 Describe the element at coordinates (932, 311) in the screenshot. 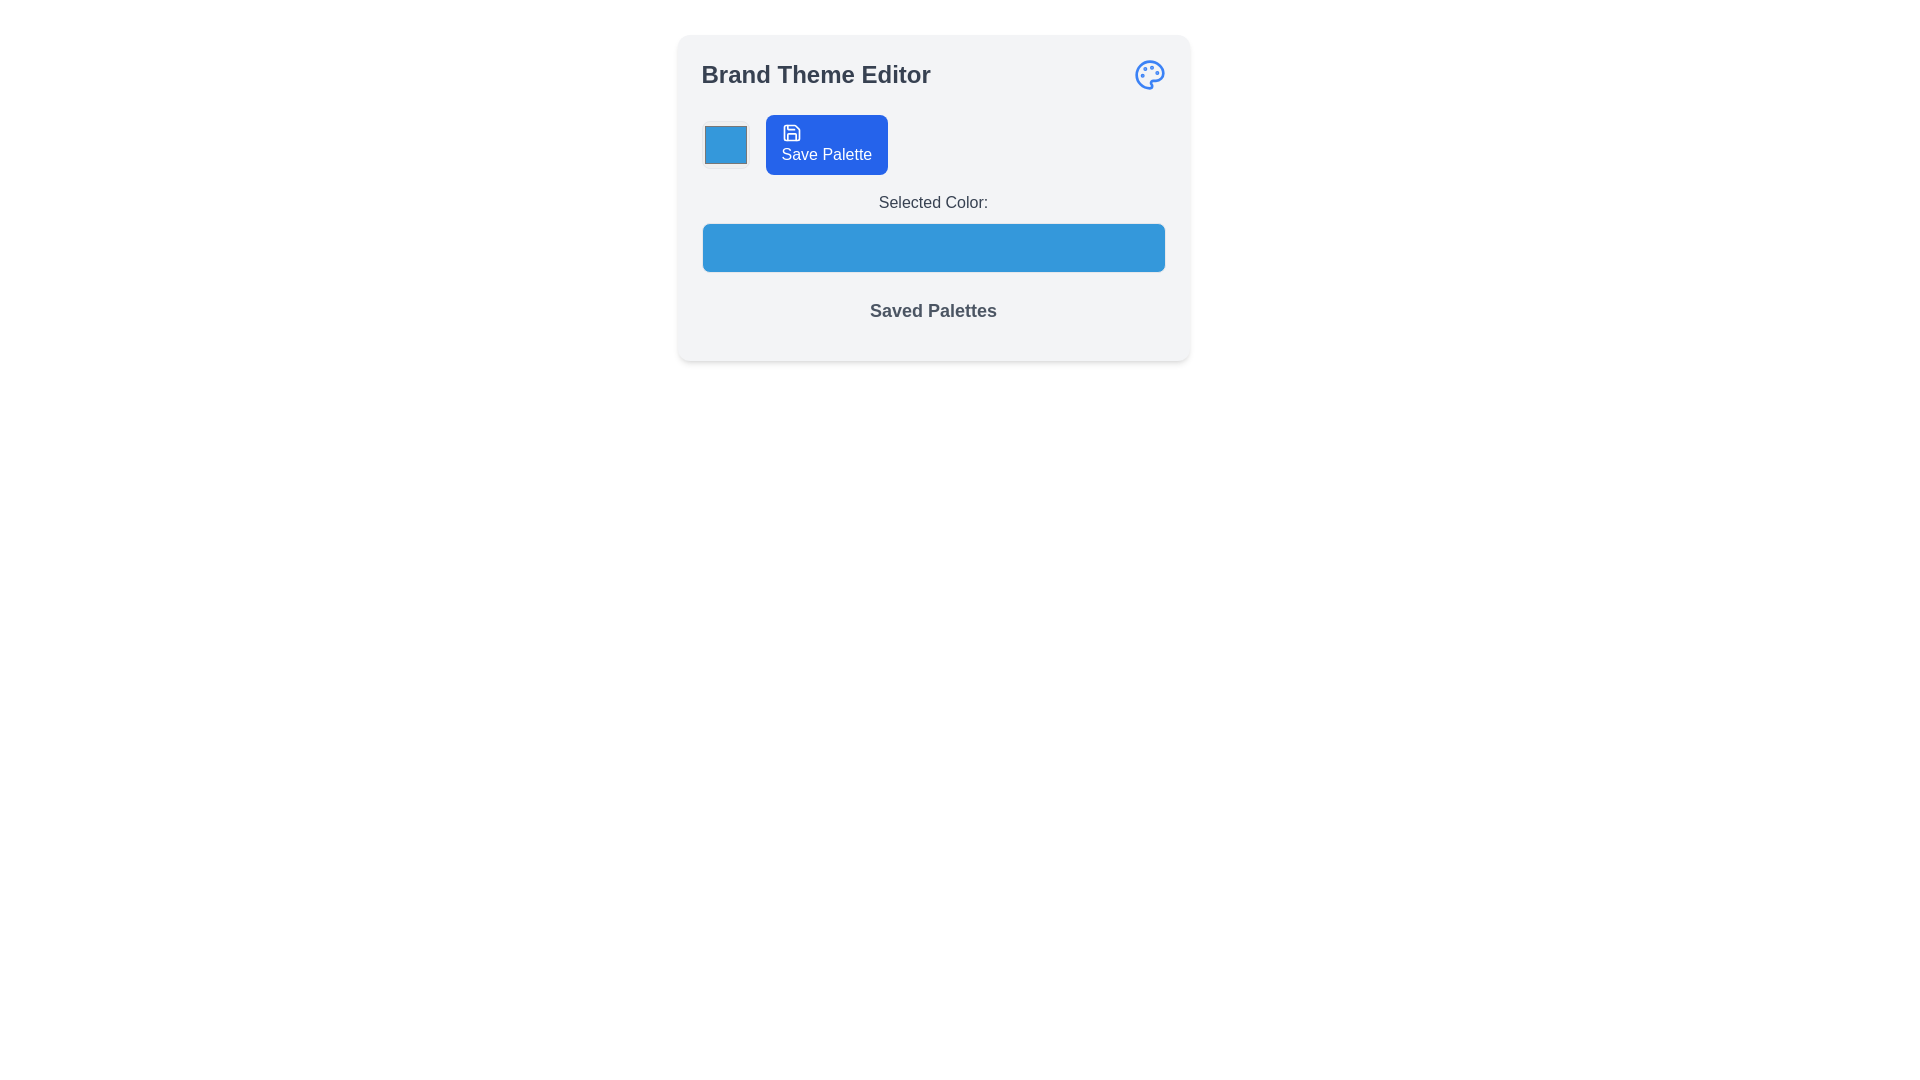

I see `the 'Saved Palettes' text label, which is styled with a larger font size and a bold, darker color, positioned within a light gray background below the 'Selected Color:' button in the 'Brand Theme Editor' panel` at that location.